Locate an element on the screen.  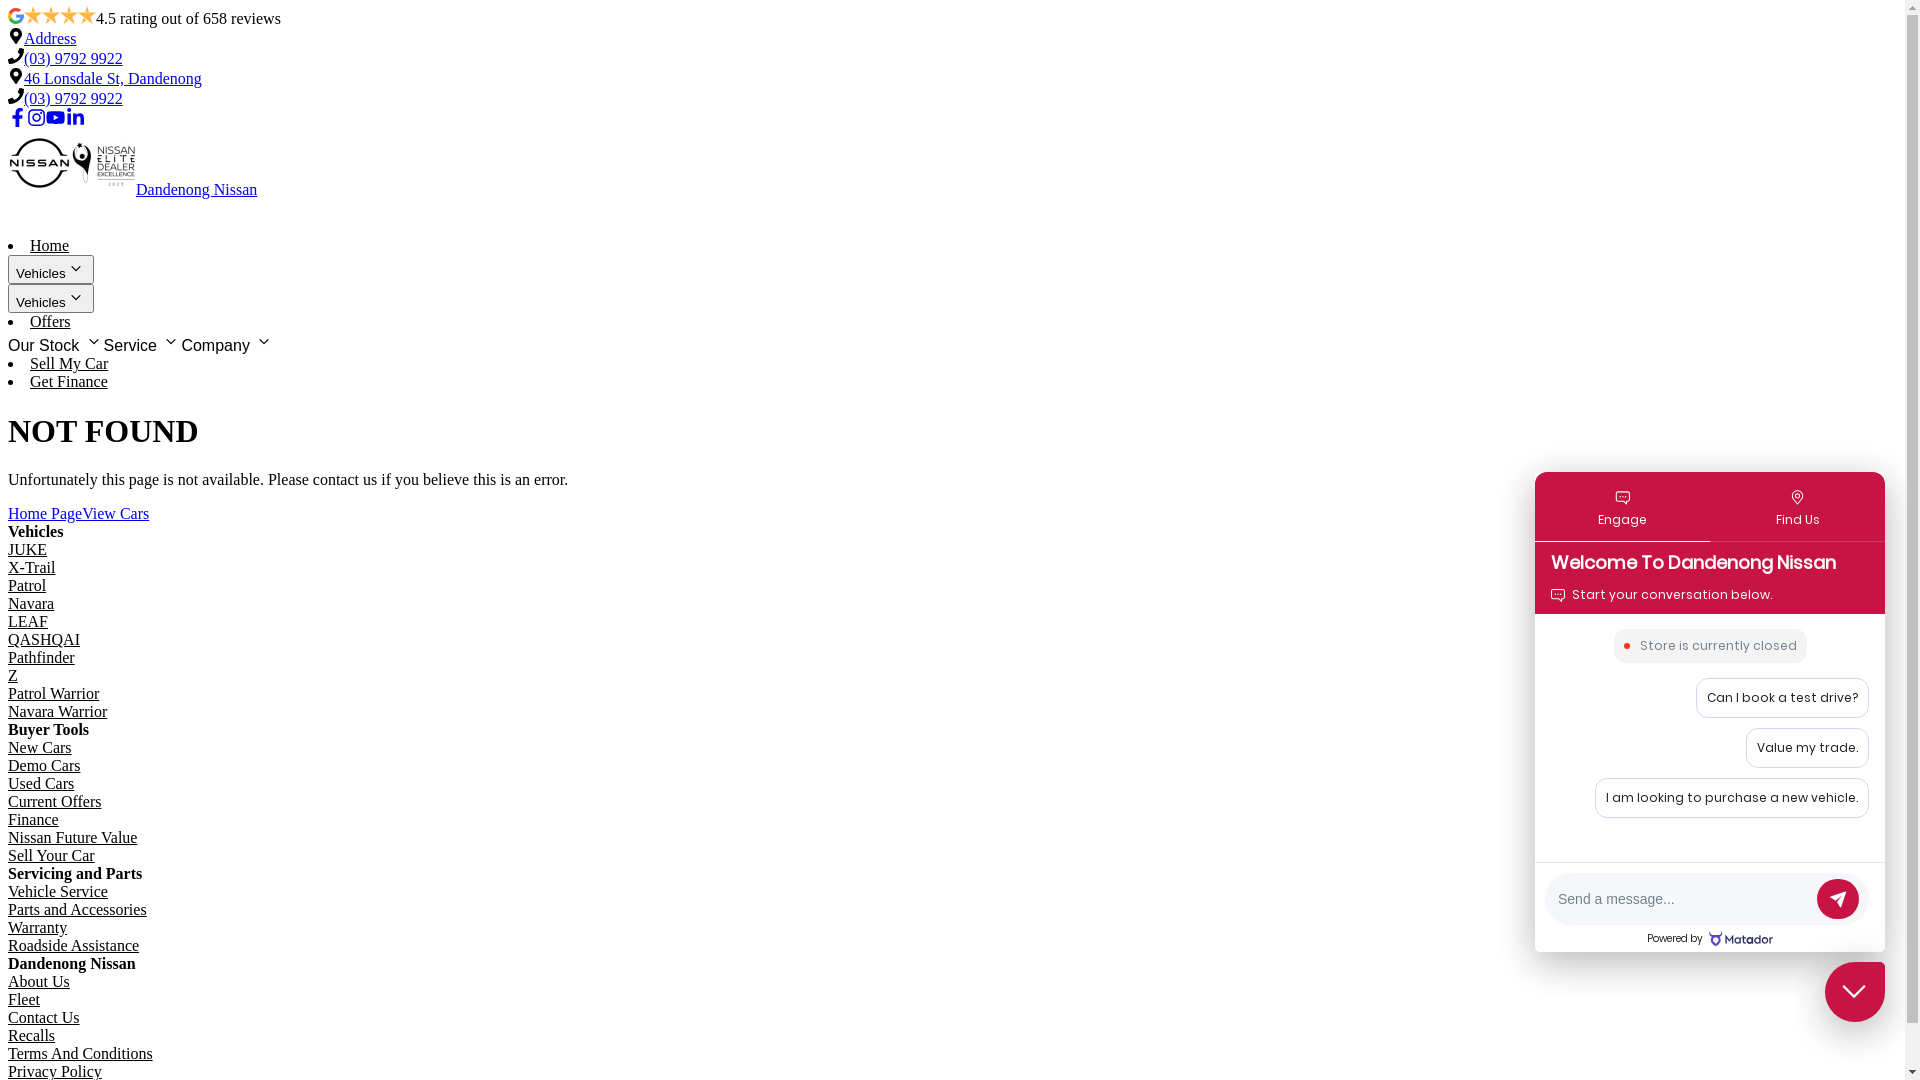
'Offers' is located at coordinates (29, 320).